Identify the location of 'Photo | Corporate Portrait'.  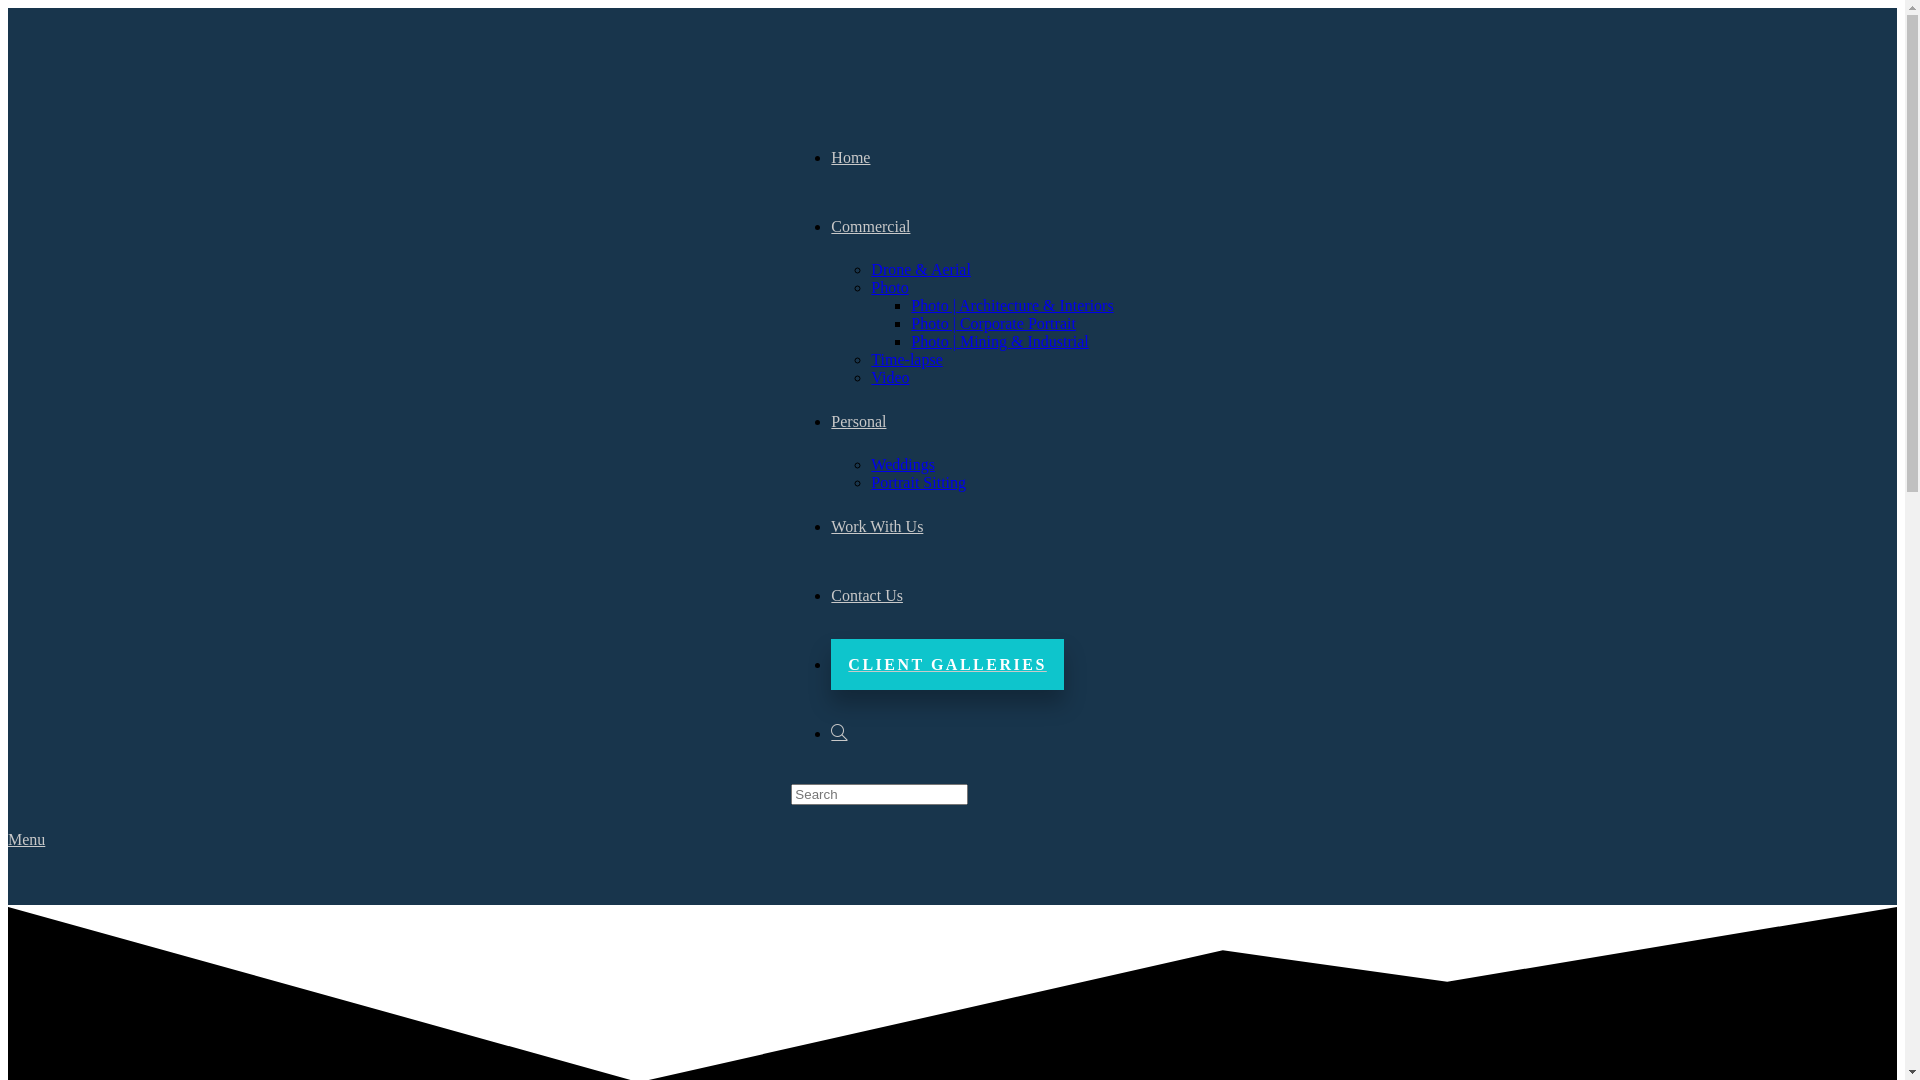
(993, 322).